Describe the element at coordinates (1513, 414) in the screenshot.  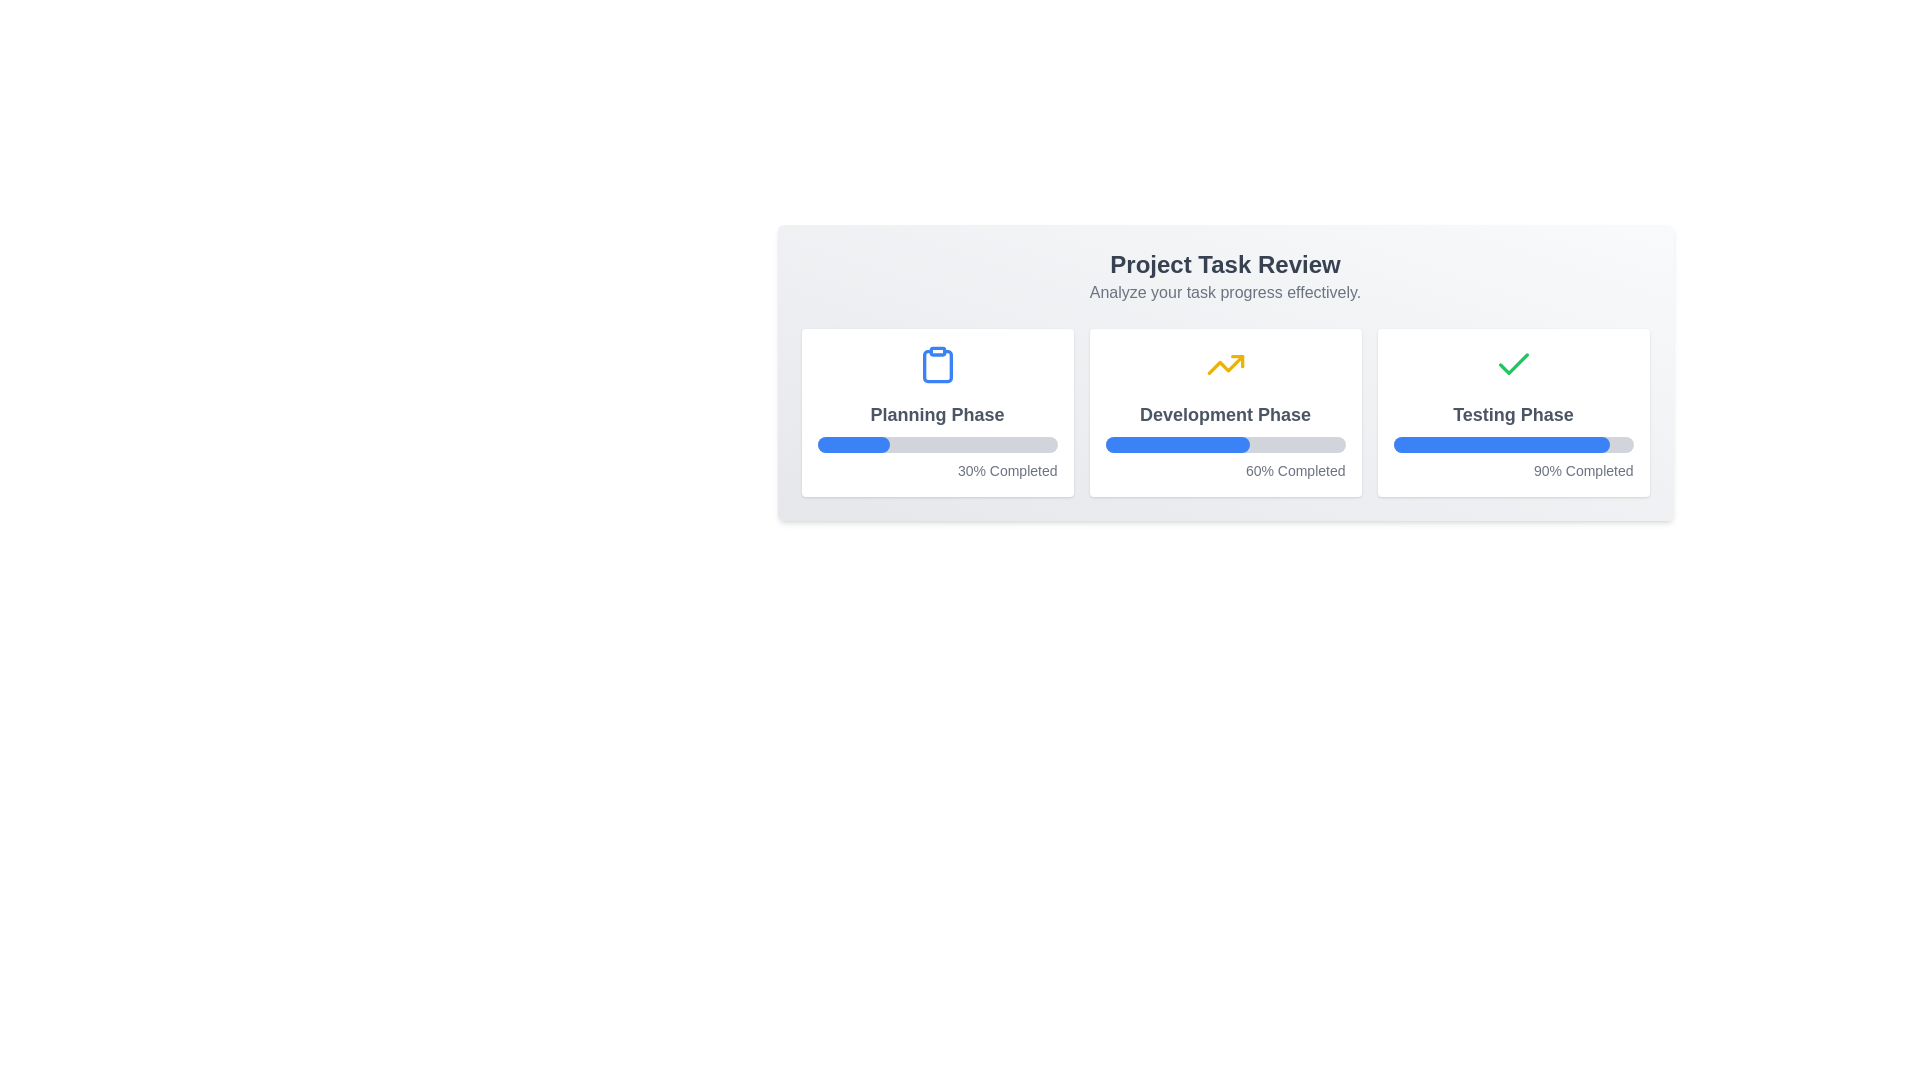
I see `text component that displays 'Testing Phase', which is styled in bold and large font, located centrally above the blue progress bar within the rightmost card` at that location.